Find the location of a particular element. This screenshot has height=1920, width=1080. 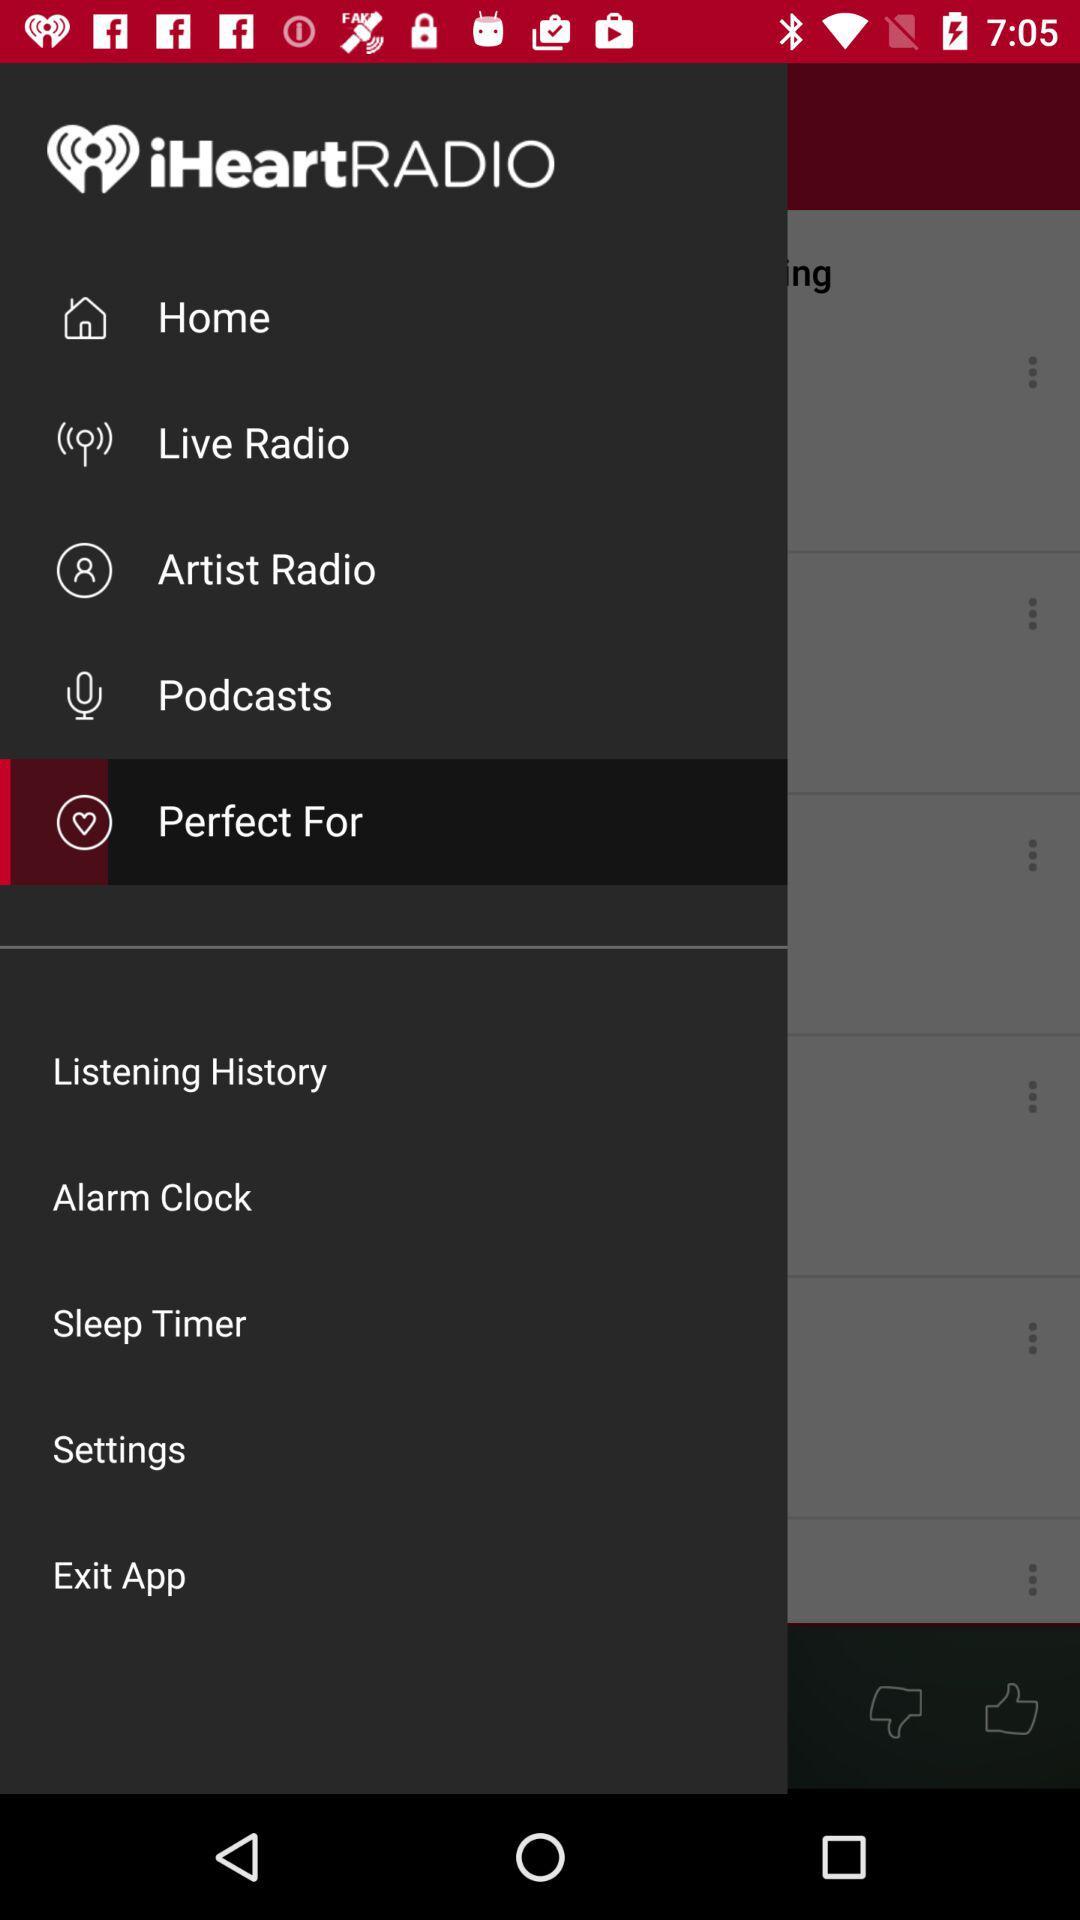

the thumbs_down icon is located at coordinates (894, 1708).